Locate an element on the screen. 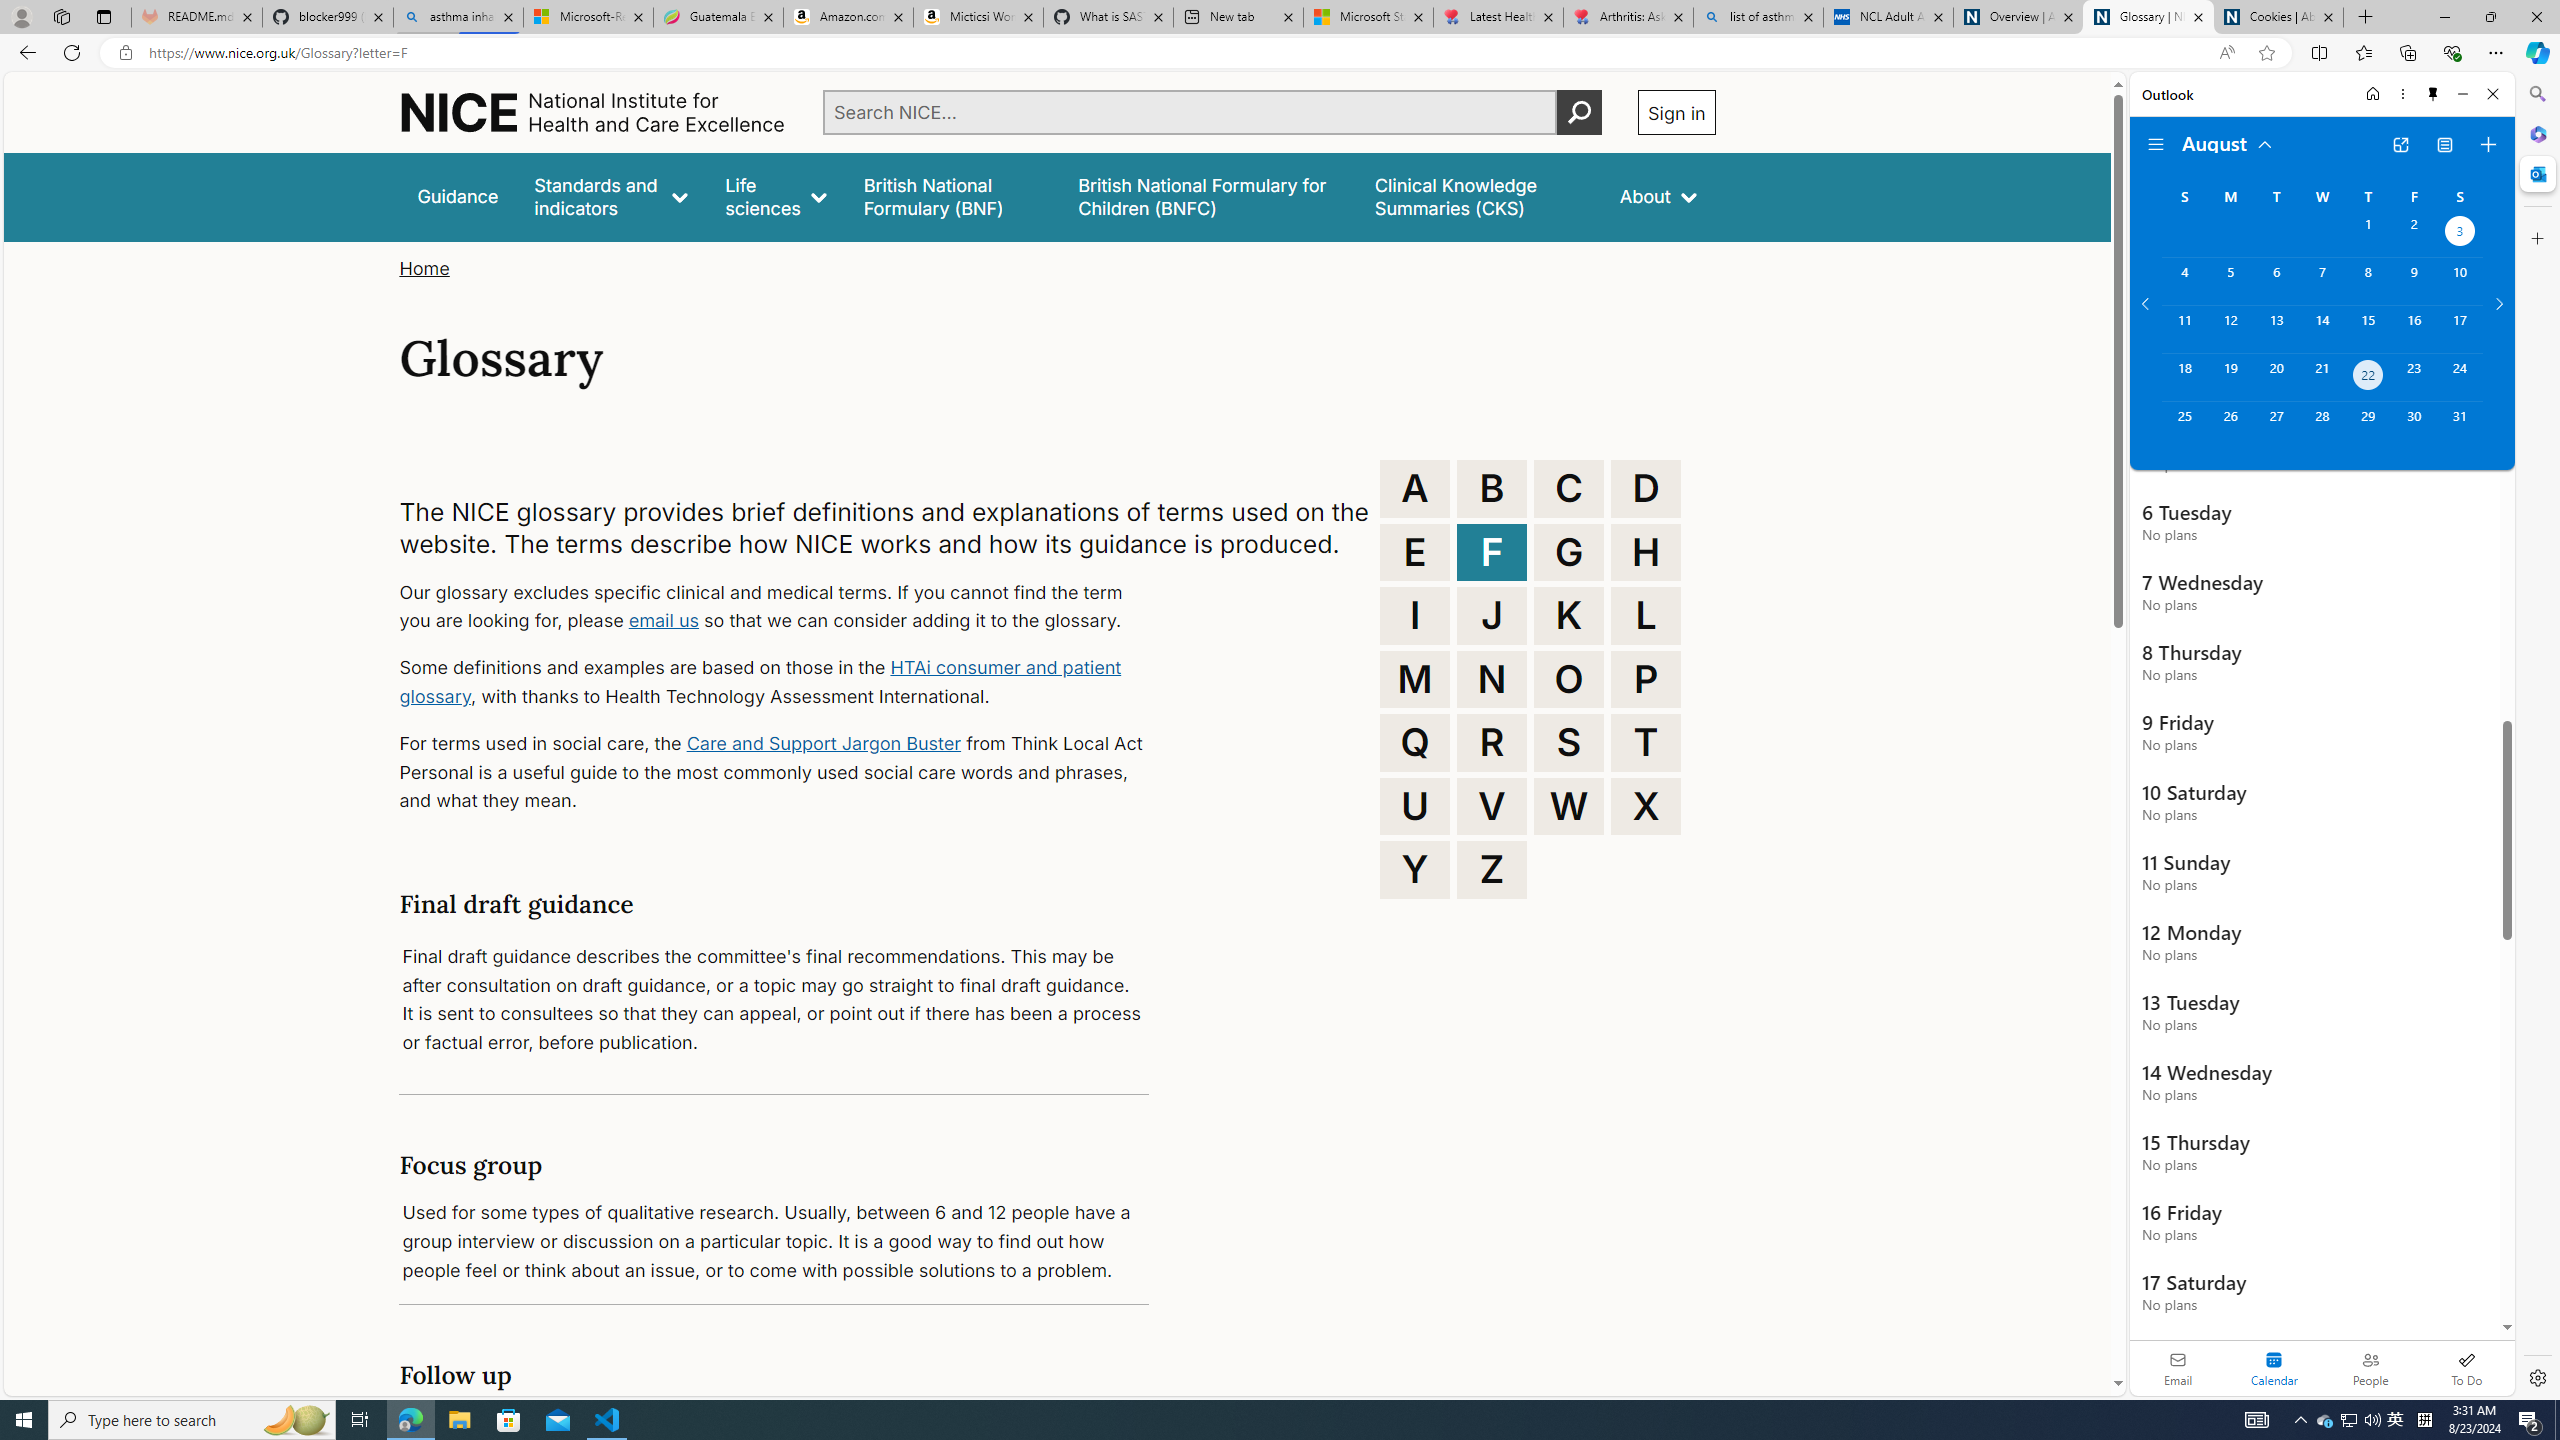 Image resolution: width=2560 pixels, height=1440 pixels. 'Glossary | NICE' is located at coordinates (2148, 16).